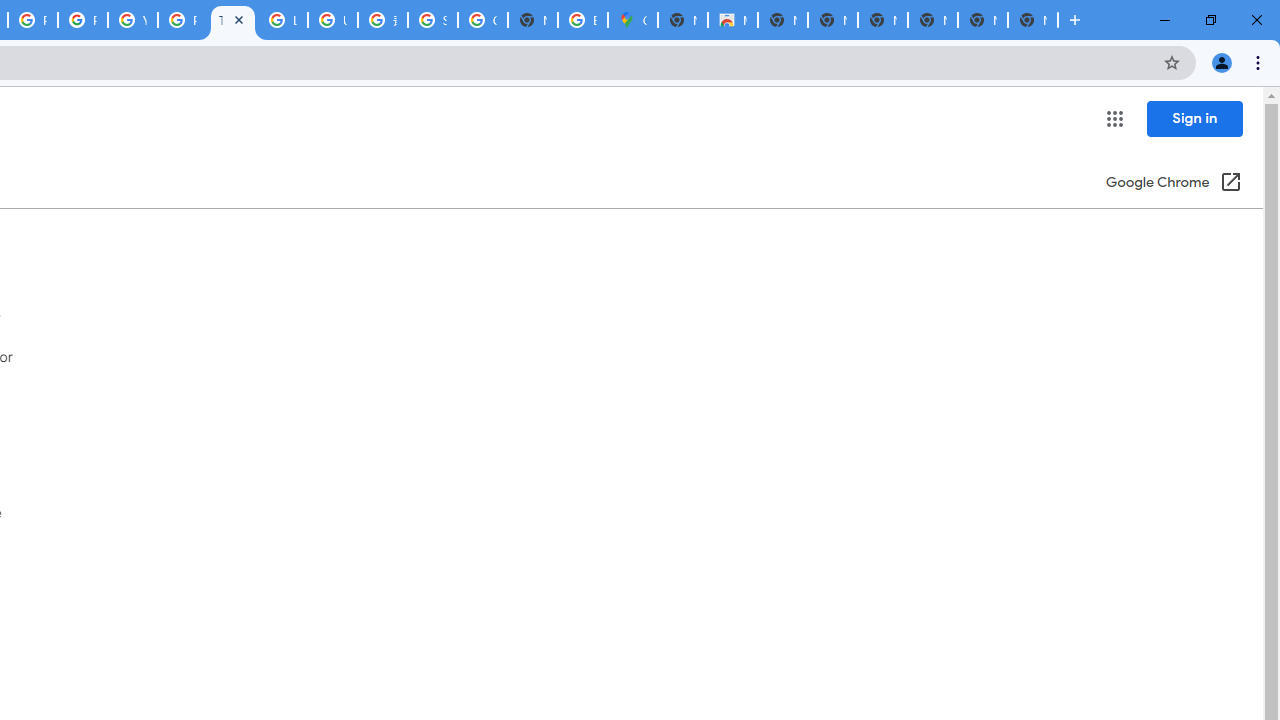  I want to click on 'Google Maps', so click(631, 20).